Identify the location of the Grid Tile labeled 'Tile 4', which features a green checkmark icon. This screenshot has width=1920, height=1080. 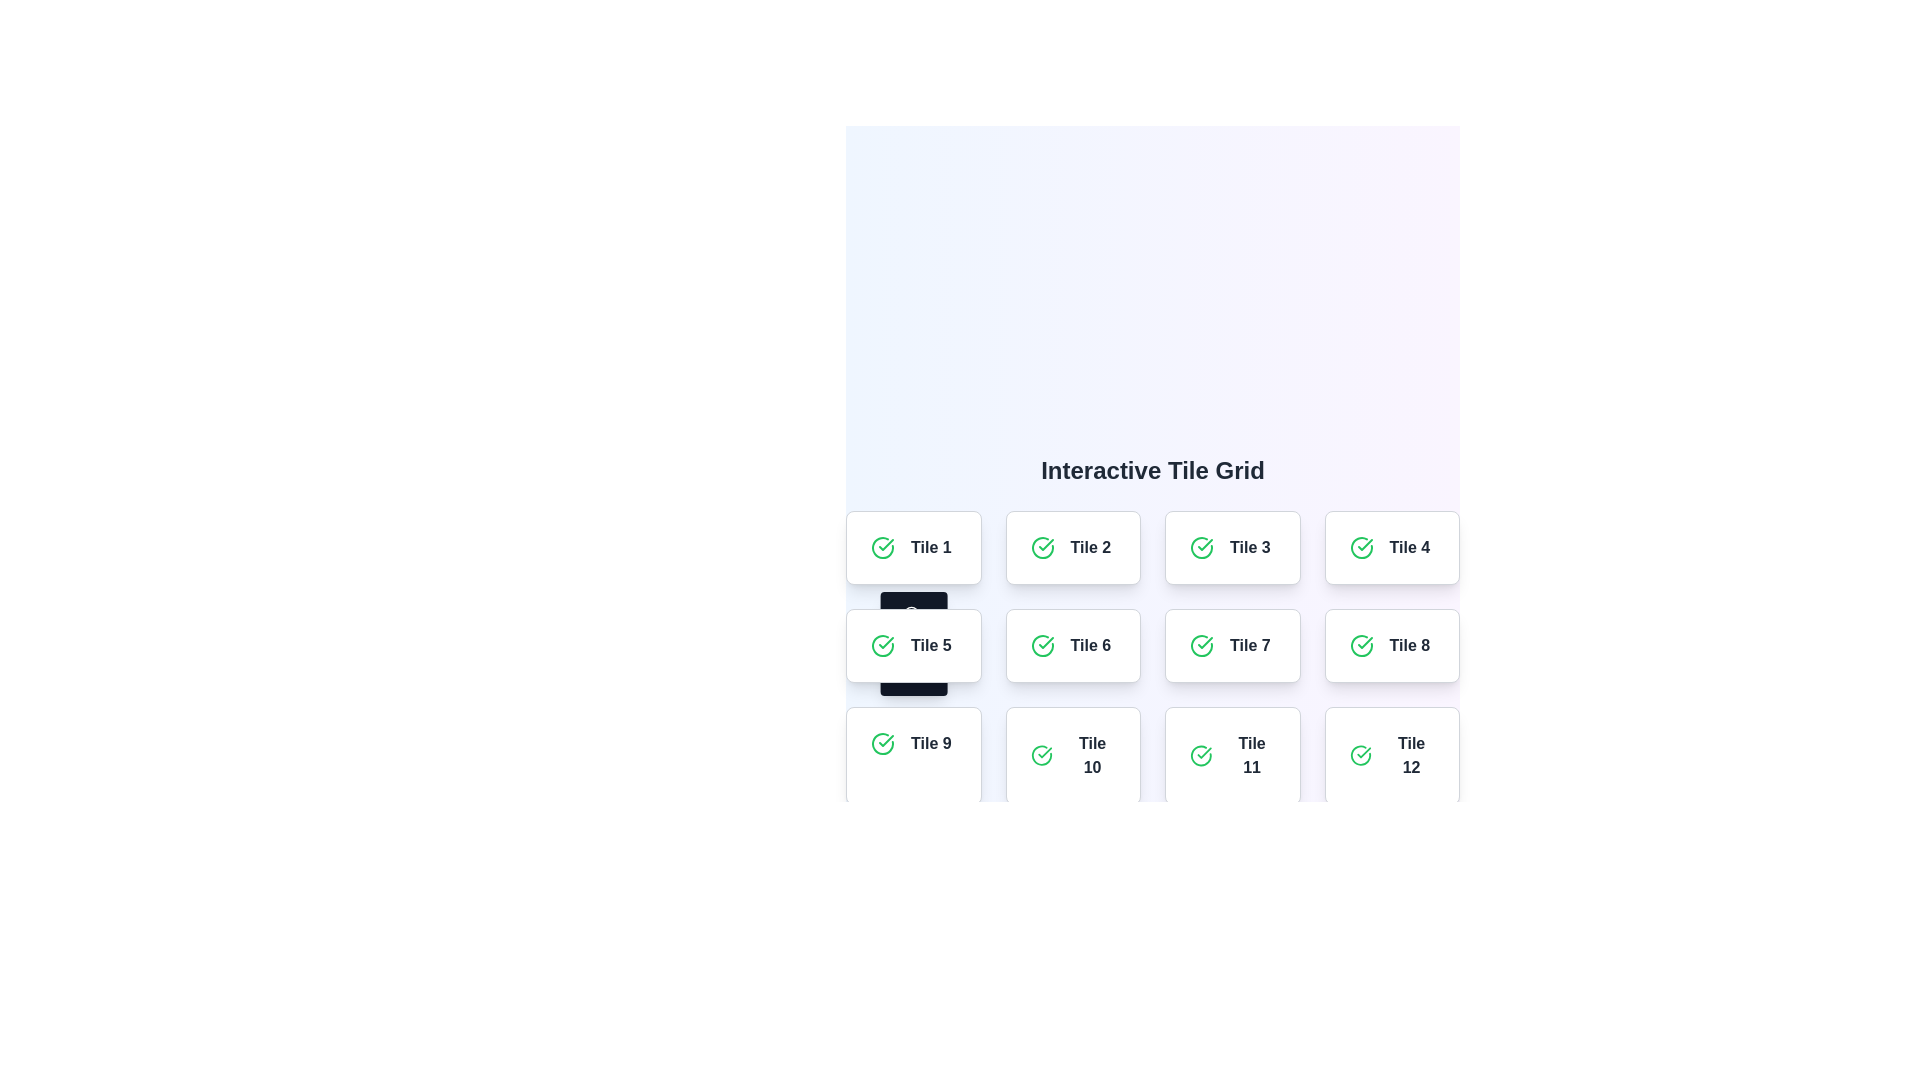
(1391, 547).